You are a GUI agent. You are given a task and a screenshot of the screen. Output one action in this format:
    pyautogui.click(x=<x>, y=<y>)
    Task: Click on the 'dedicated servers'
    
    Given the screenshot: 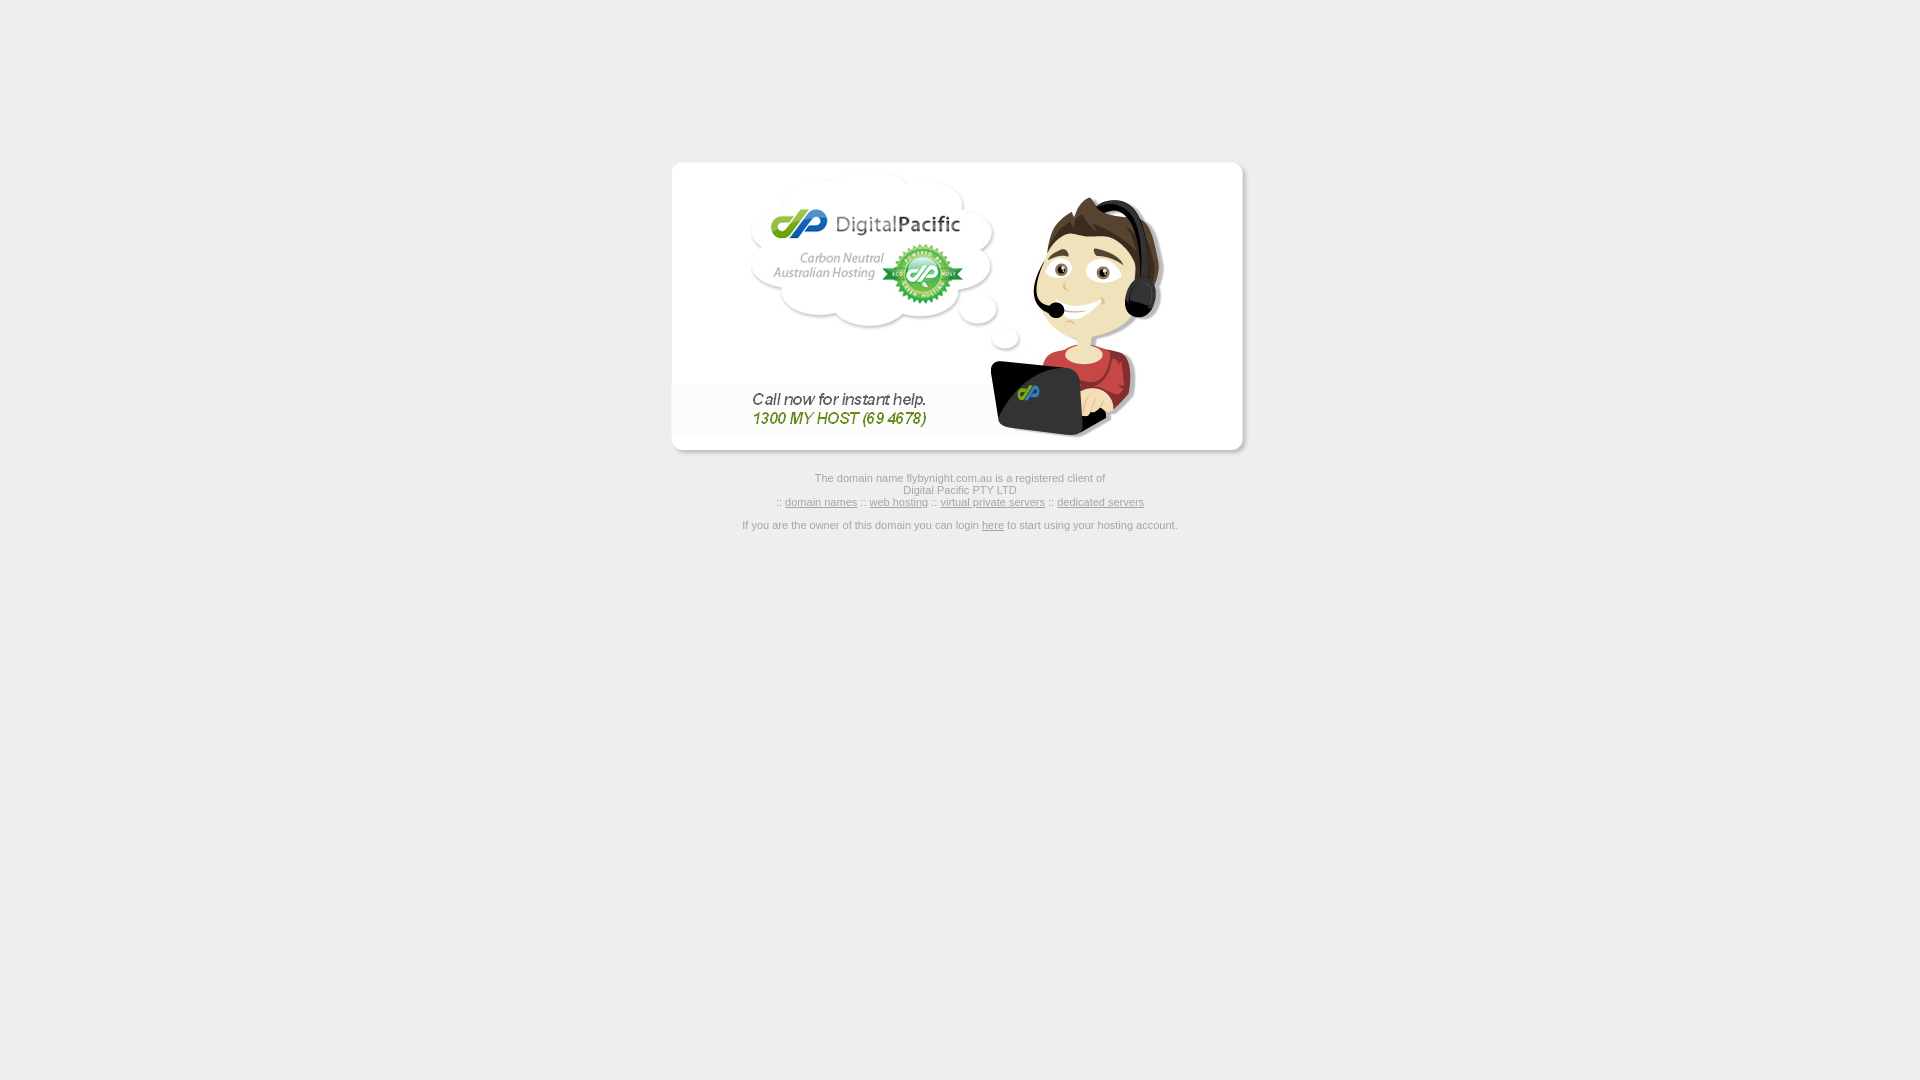 What is the action you would take?
    pyautogui.click(x=1055, y=500)
    